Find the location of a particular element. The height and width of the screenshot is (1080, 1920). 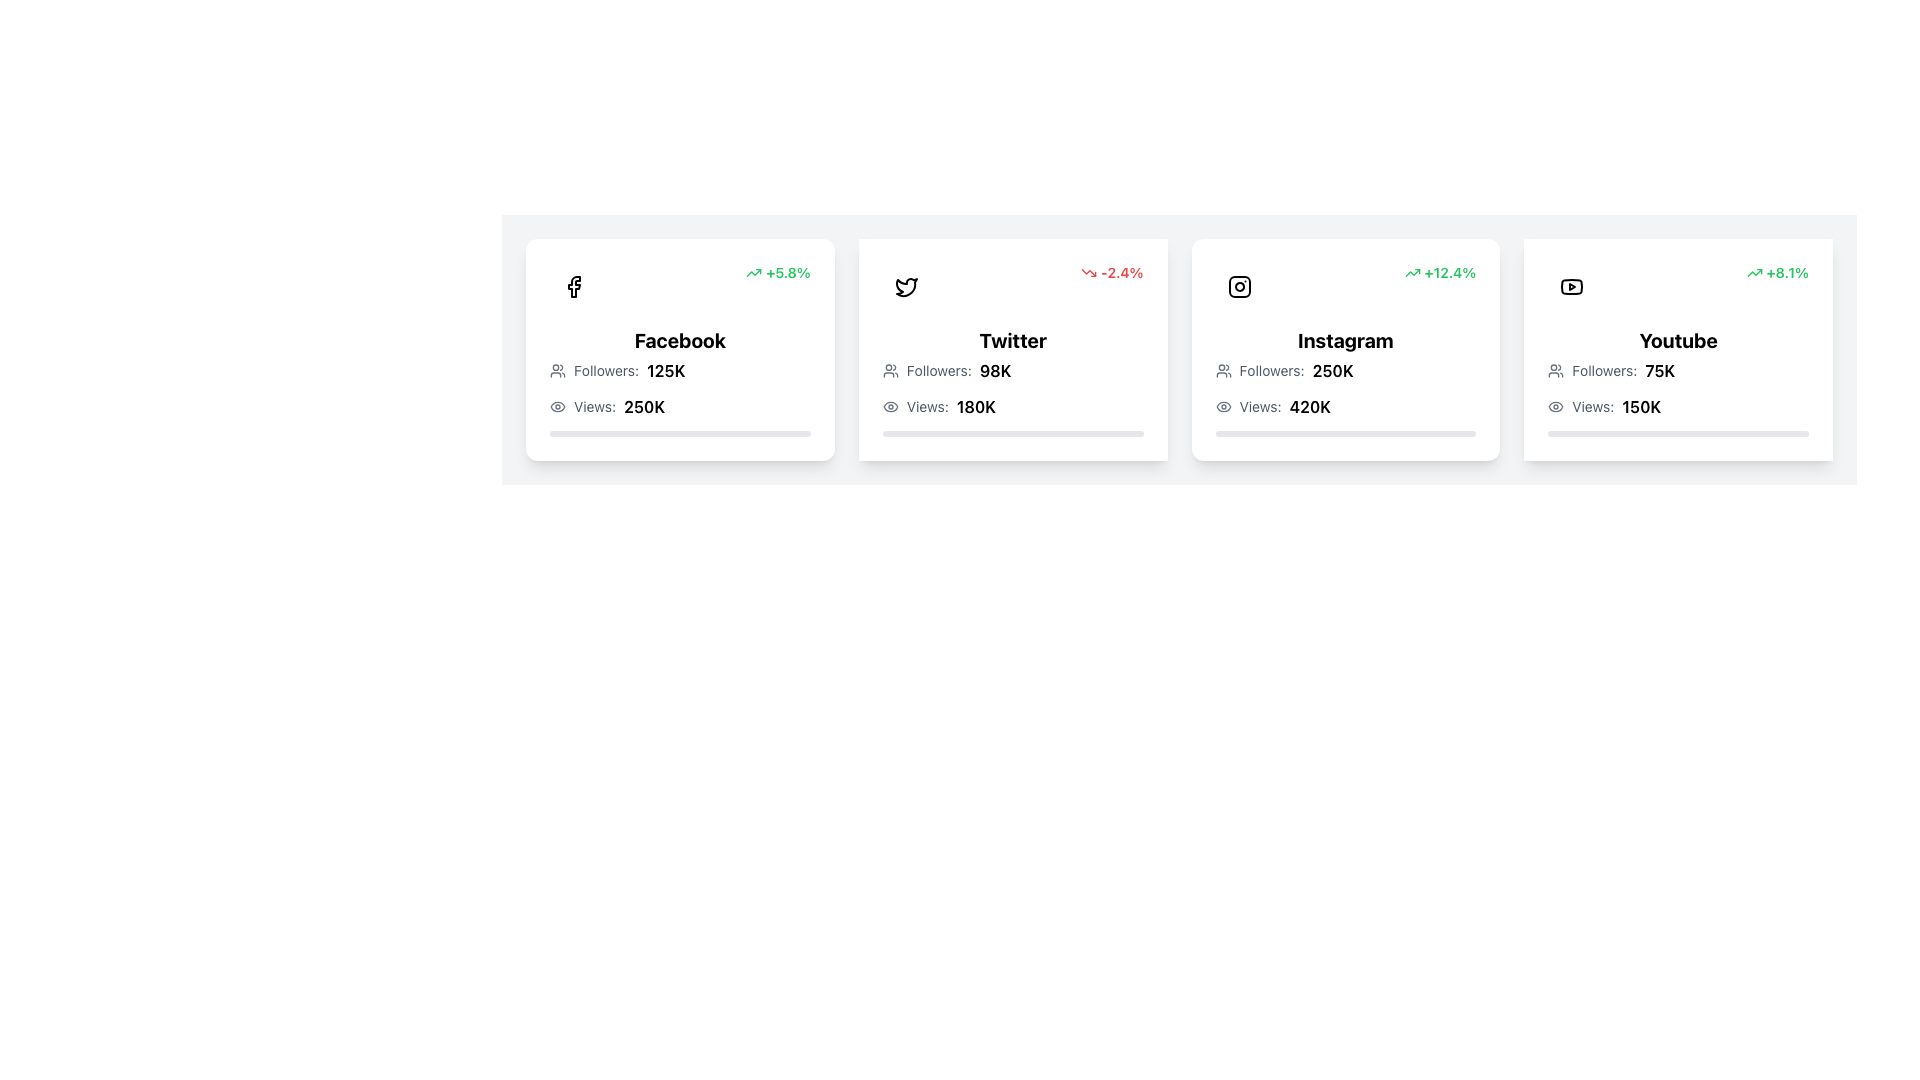

the outer layer of the eye icon in the Instagram card, located near the views count labeled '420K' is located at coordinates (1222, 406).